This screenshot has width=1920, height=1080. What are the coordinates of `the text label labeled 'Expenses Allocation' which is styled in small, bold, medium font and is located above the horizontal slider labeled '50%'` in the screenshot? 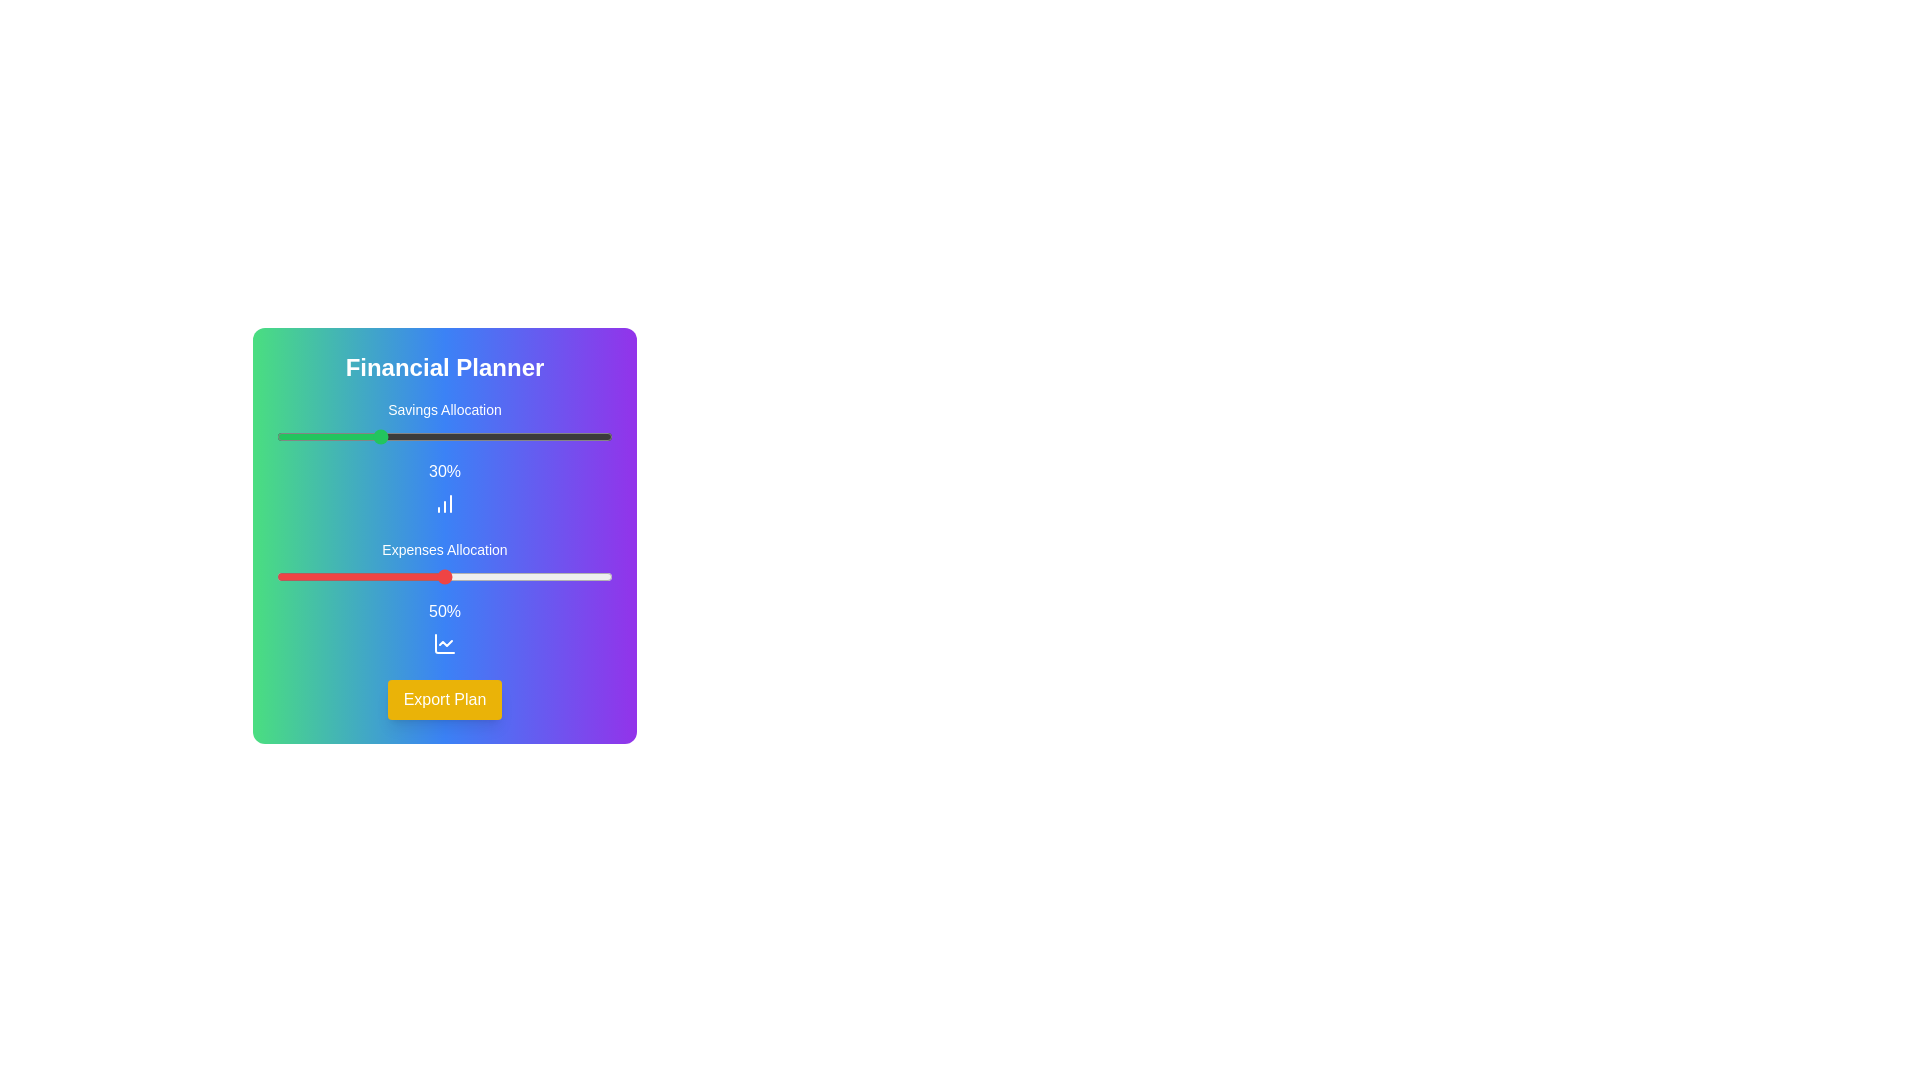 It's located at (444, 550).